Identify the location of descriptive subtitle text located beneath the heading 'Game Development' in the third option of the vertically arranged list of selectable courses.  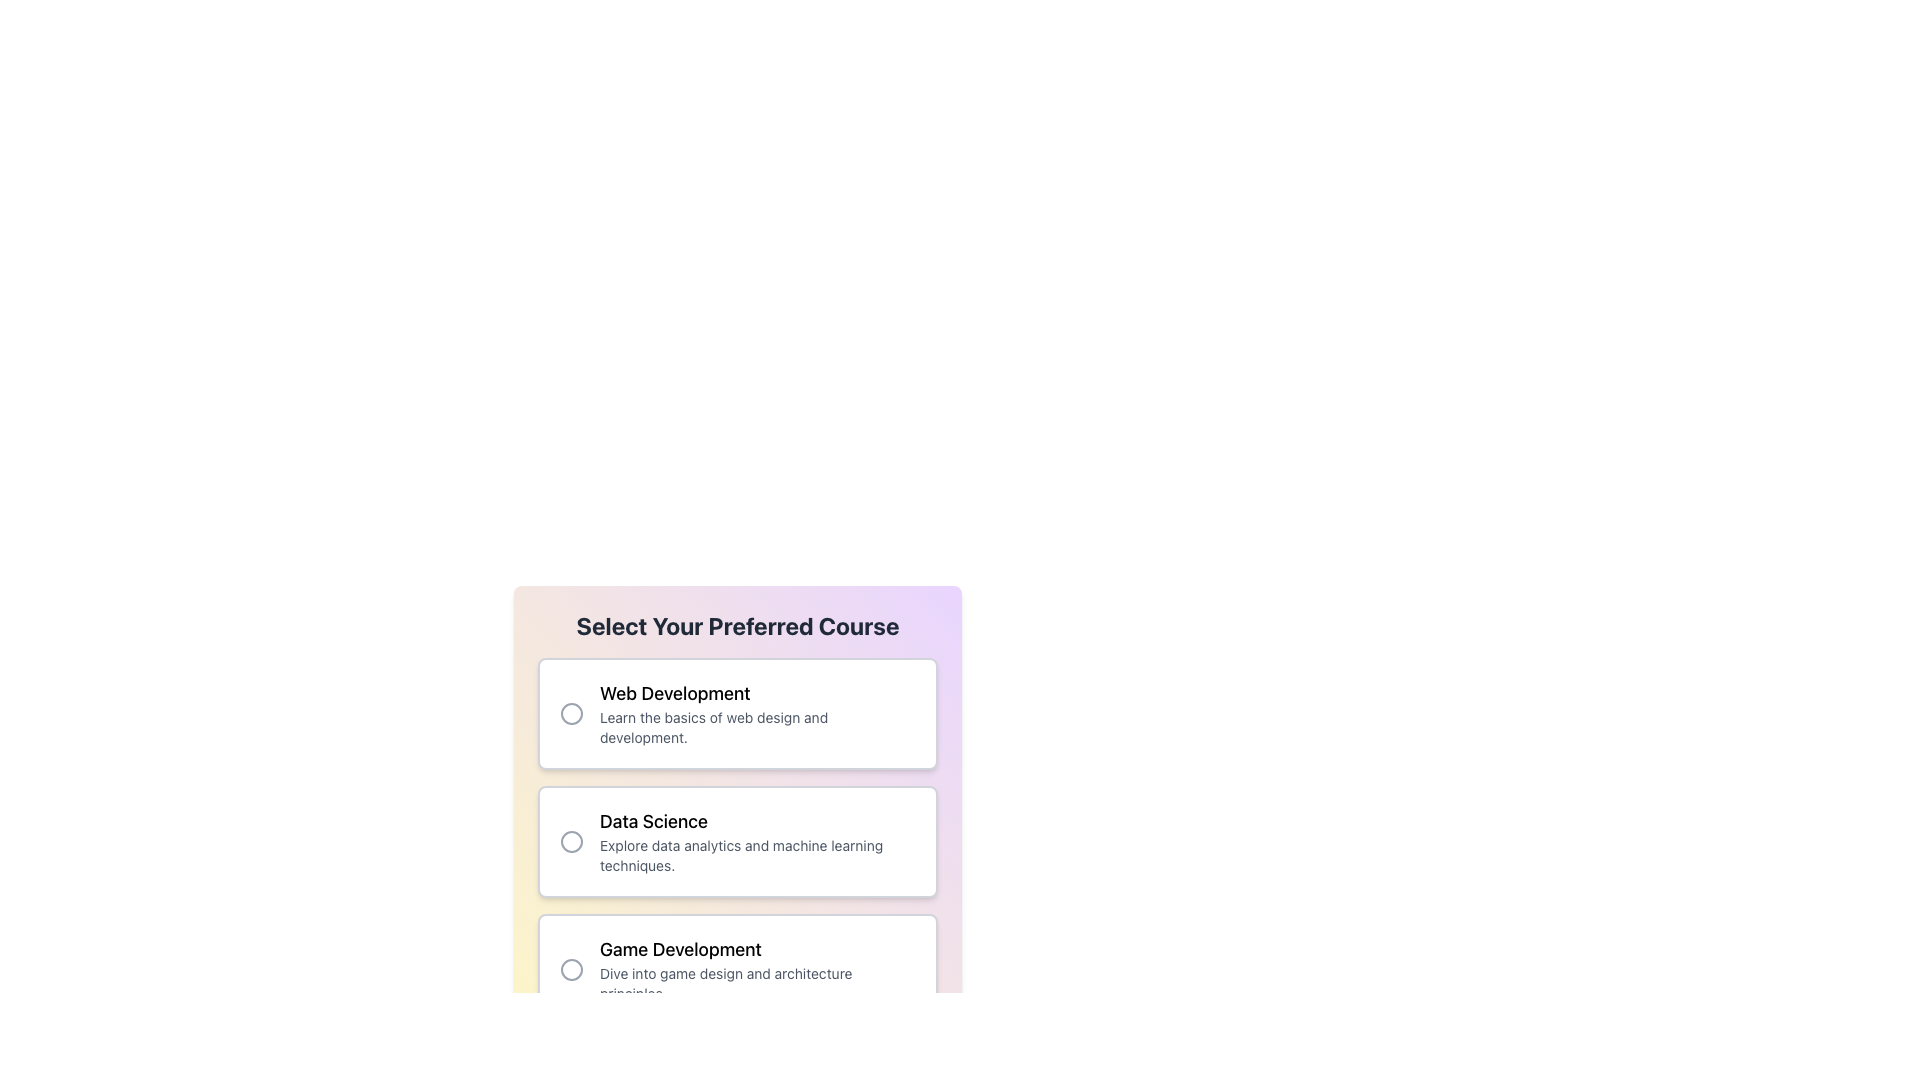
(757, 982).